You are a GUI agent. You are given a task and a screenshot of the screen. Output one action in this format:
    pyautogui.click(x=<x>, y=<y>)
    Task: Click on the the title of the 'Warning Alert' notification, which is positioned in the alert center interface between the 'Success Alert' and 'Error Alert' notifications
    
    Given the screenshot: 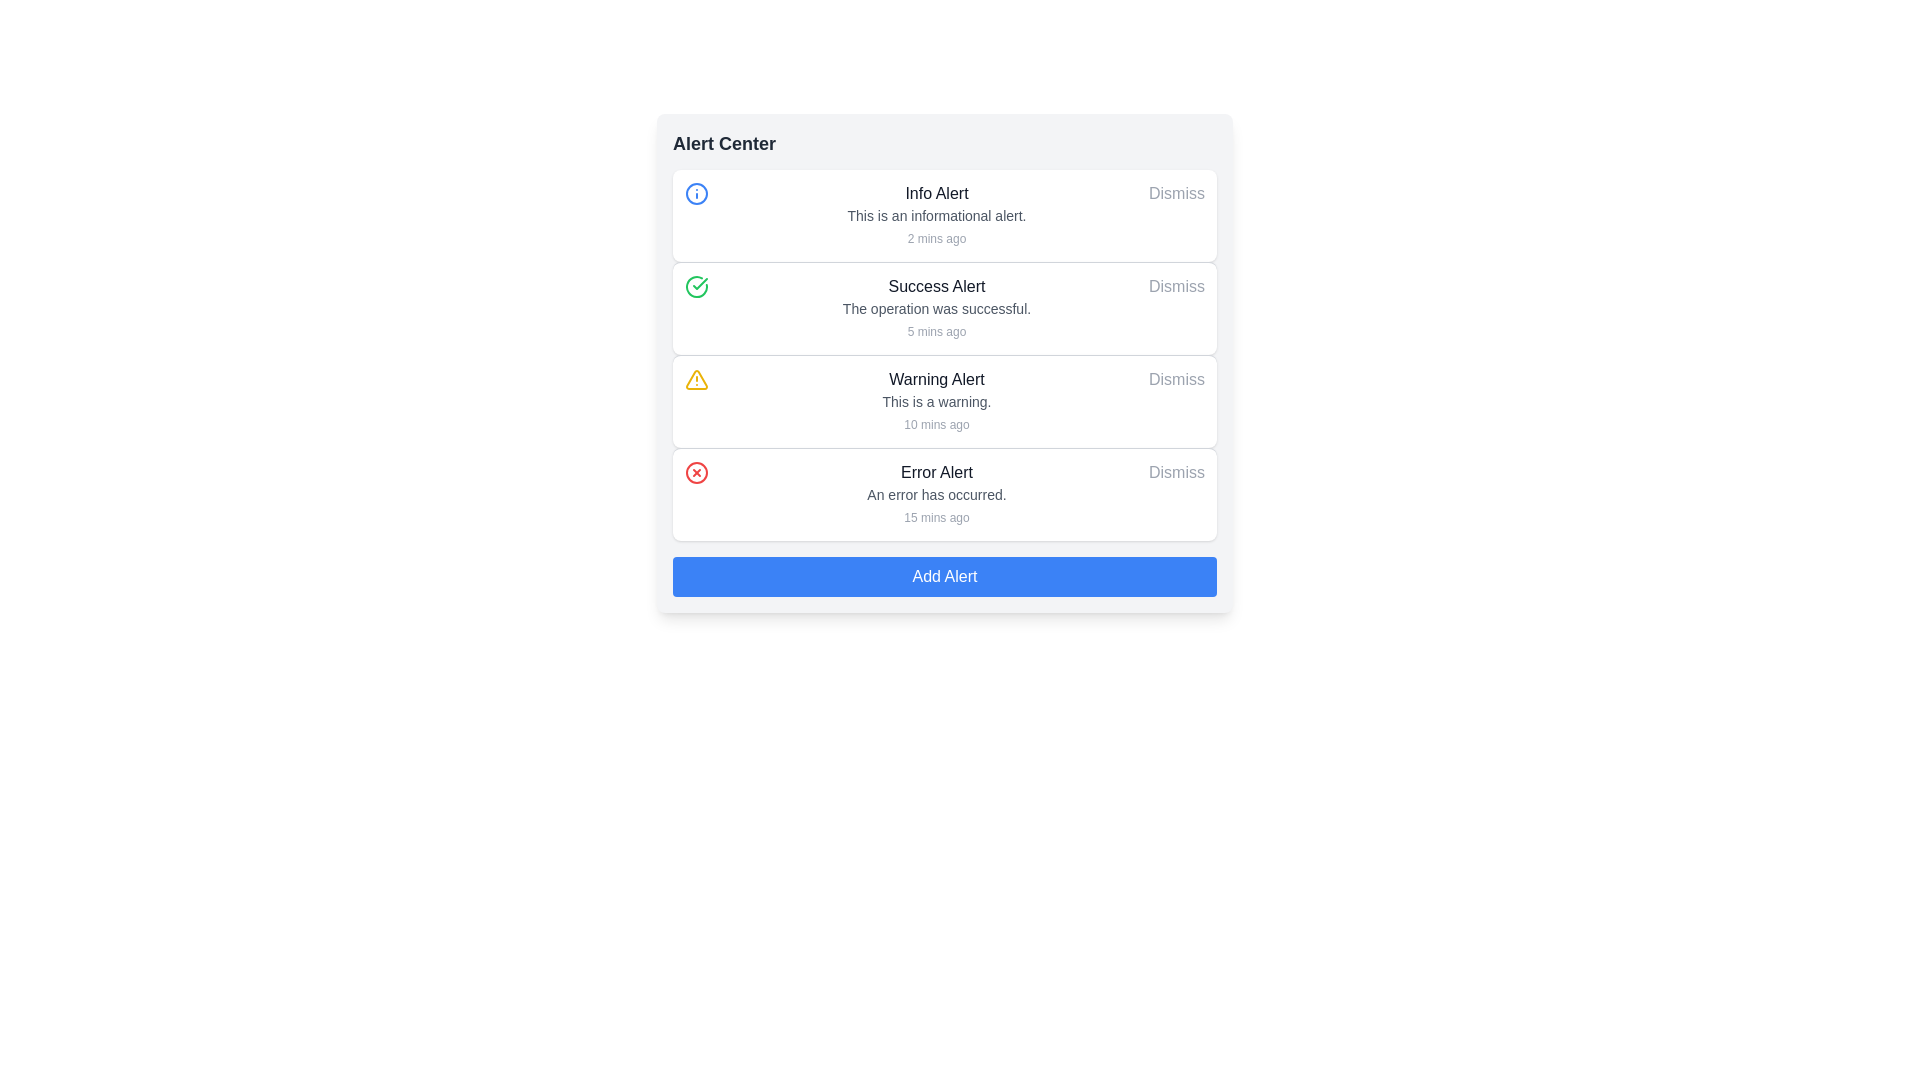 What is the action you would take?
    pyautogui.click(x=935, y=380)
    